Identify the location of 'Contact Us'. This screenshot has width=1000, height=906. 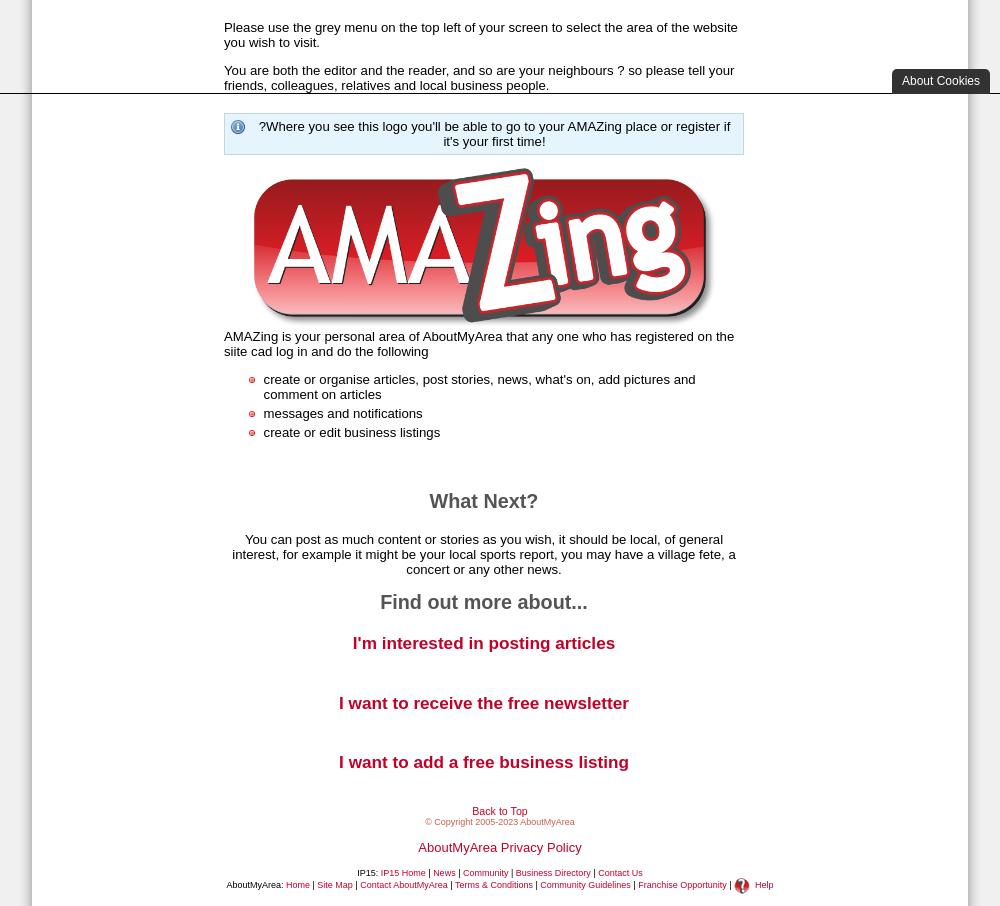
(619, 872).